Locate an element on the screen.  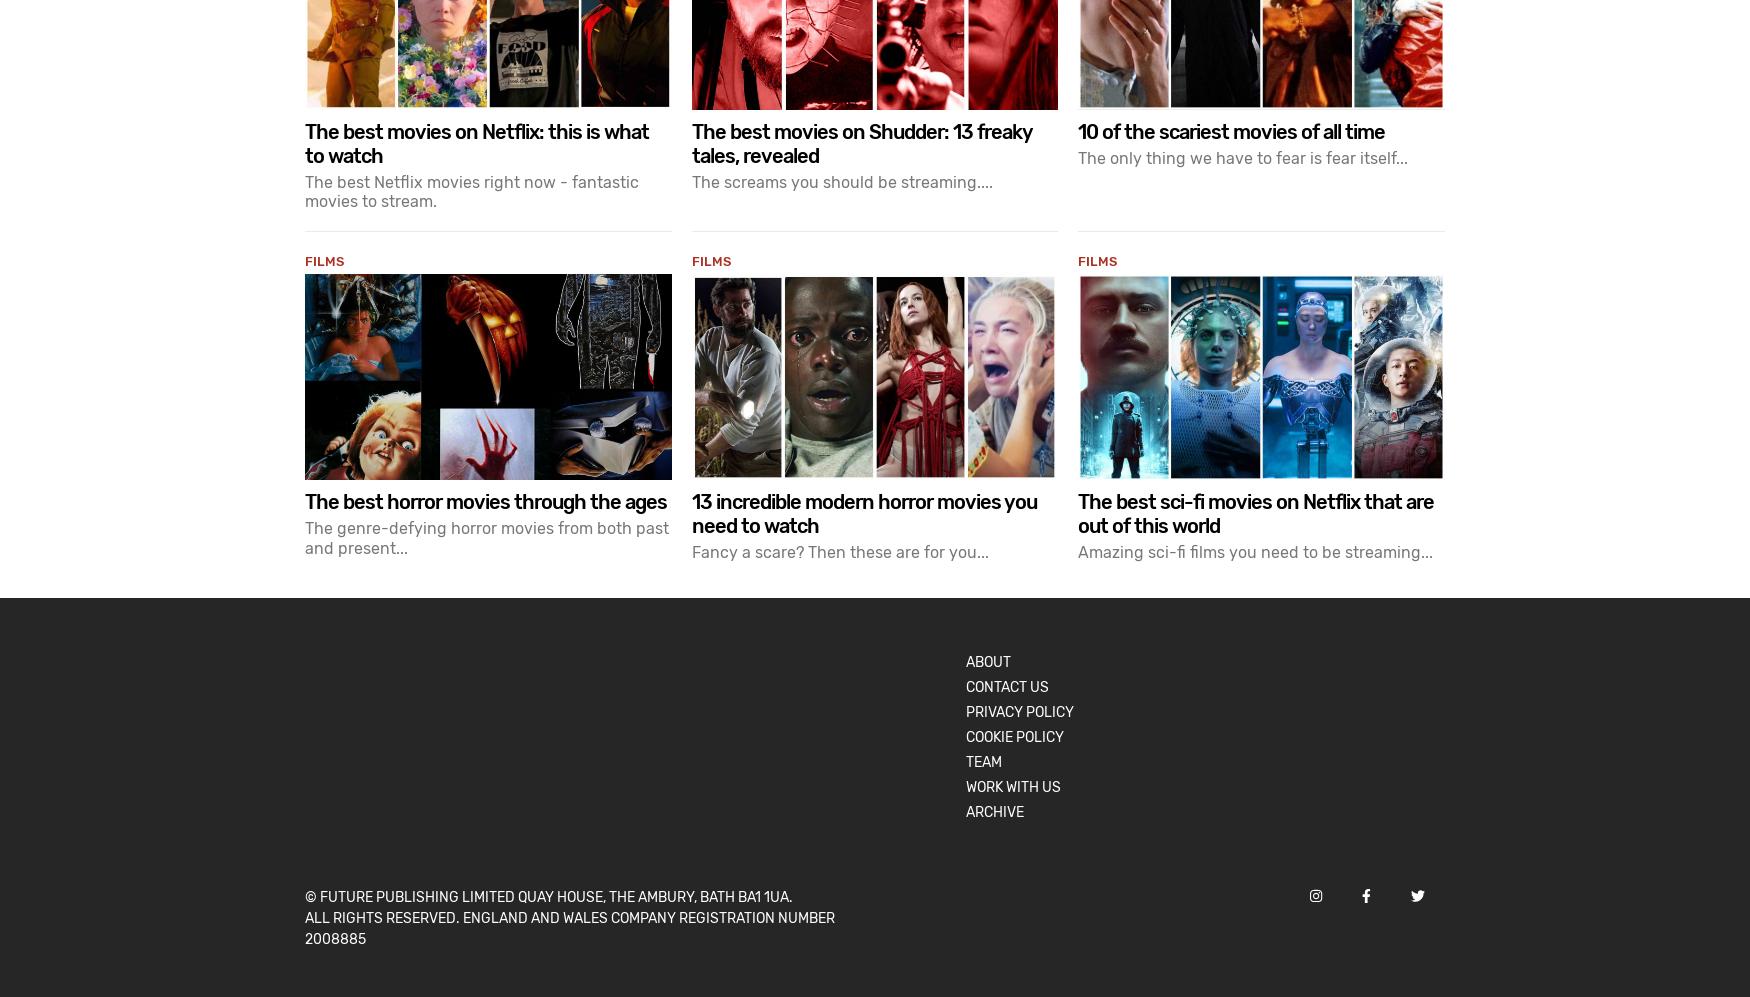
'13 incredible modern horror movies you need to watch' is located at coordinates (863, 512).